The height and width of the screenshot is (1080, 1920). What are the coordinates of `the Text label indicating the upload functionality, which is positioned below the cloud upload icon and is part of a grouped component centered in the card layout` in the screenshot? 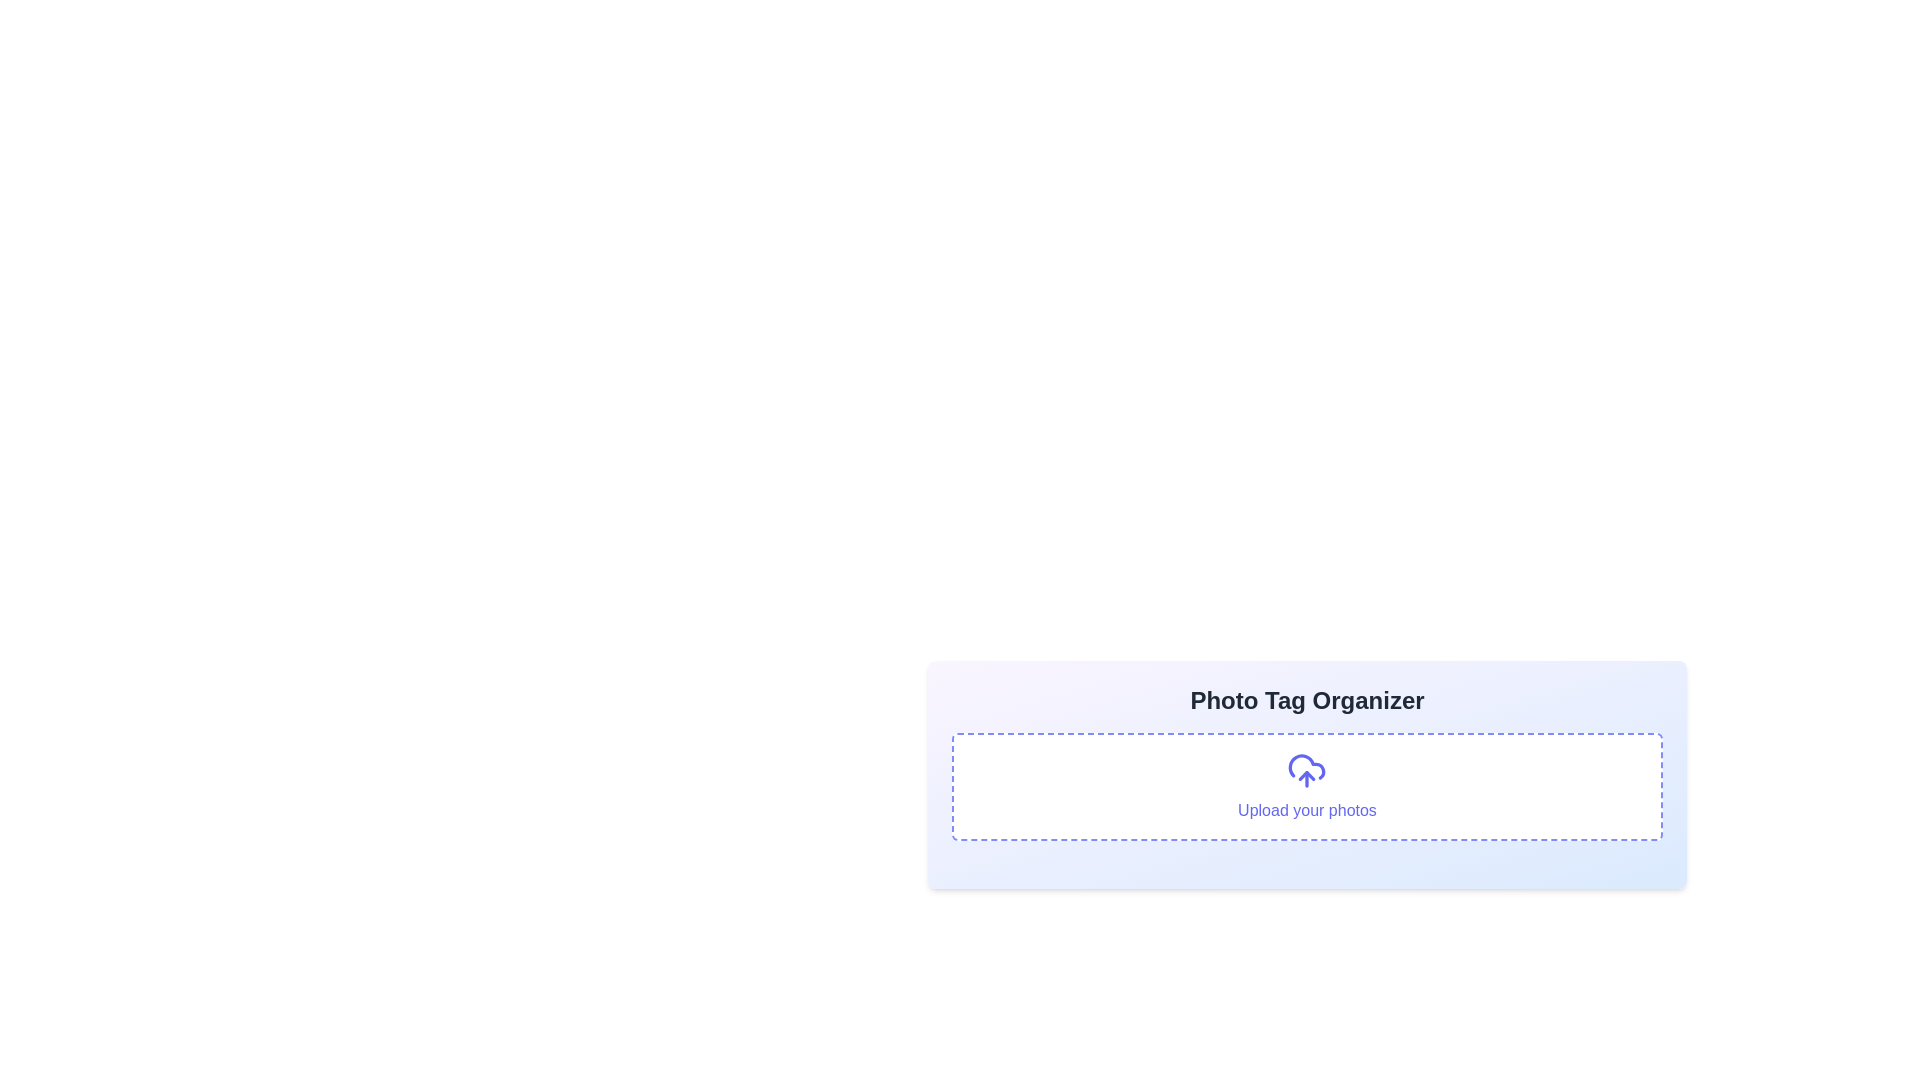 It's located at (1307, 810).